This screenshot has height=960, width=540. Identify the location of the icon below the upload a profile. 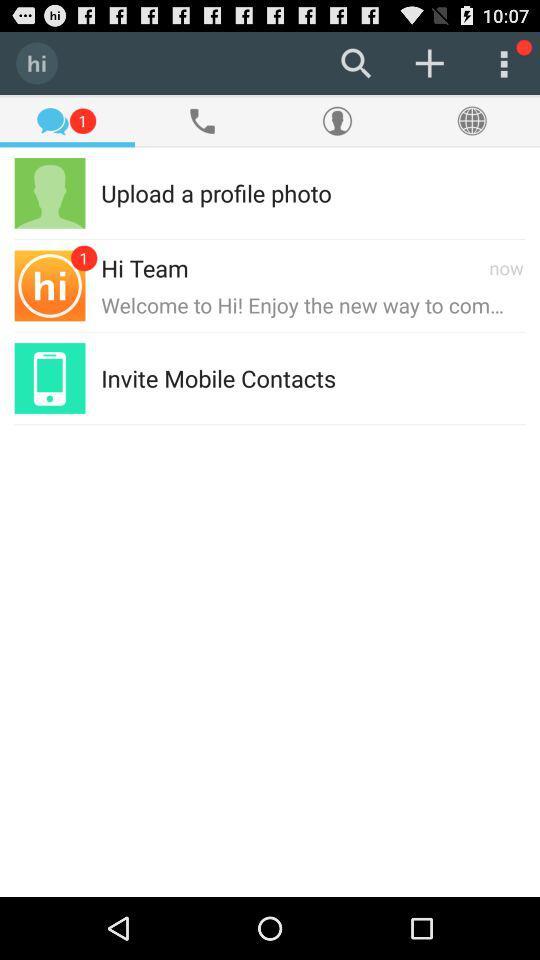
(143, 266).